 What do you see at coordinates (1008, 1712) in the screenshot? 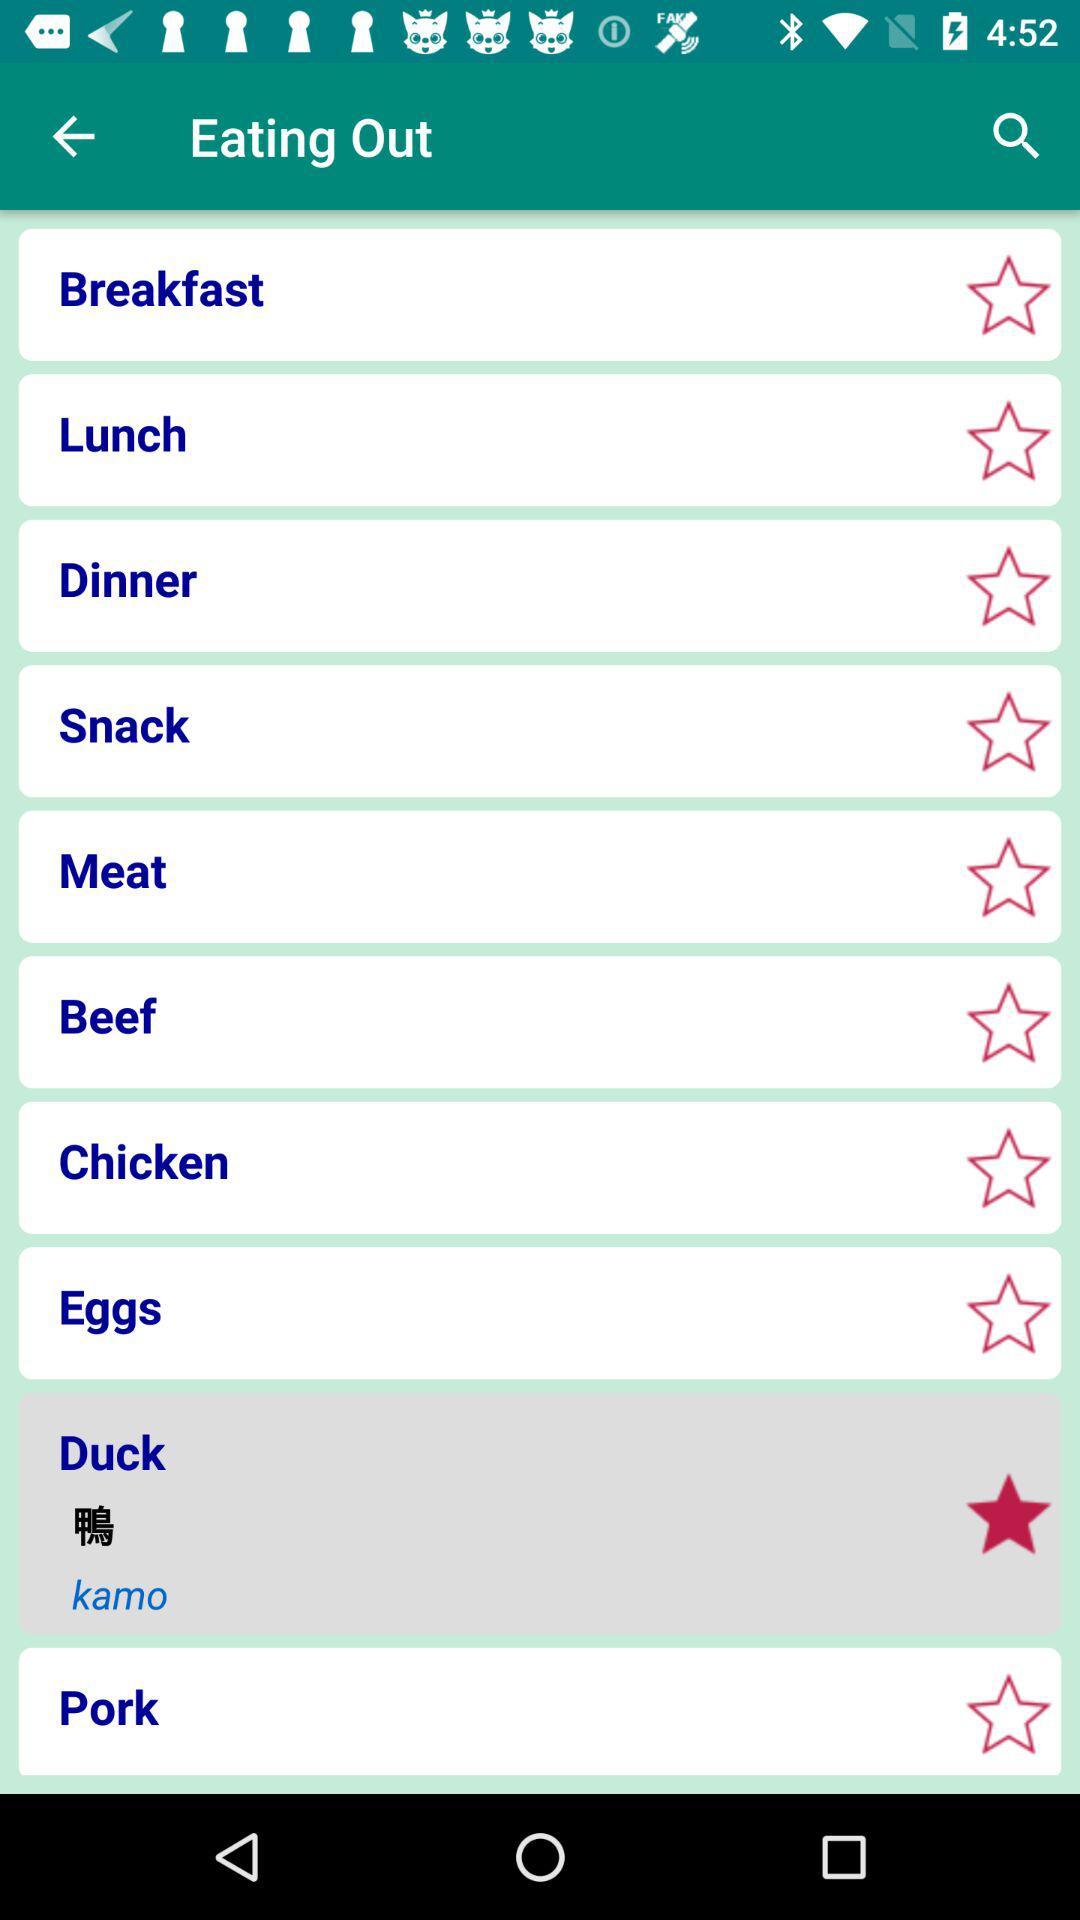
I see `click the star box` at bounding box center [1008, 1712].